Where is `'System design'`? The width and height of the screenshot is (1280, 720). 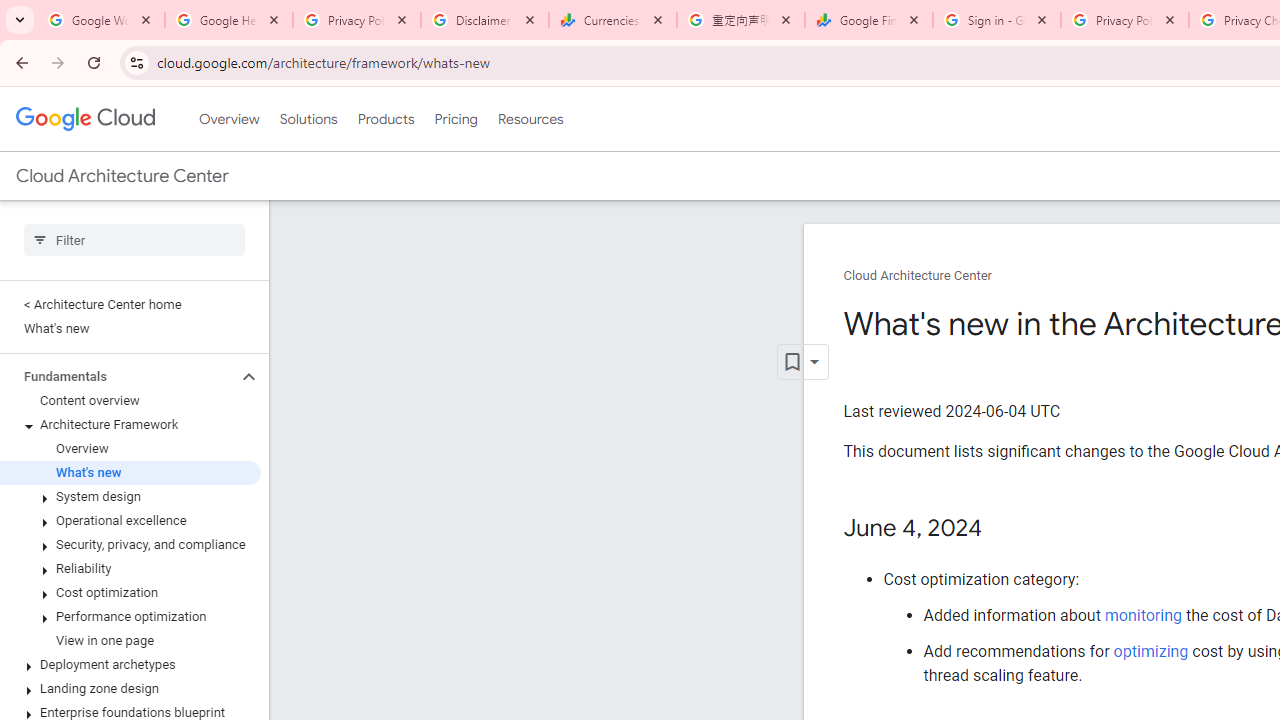 'System design' is located at coordinates (129, 496).